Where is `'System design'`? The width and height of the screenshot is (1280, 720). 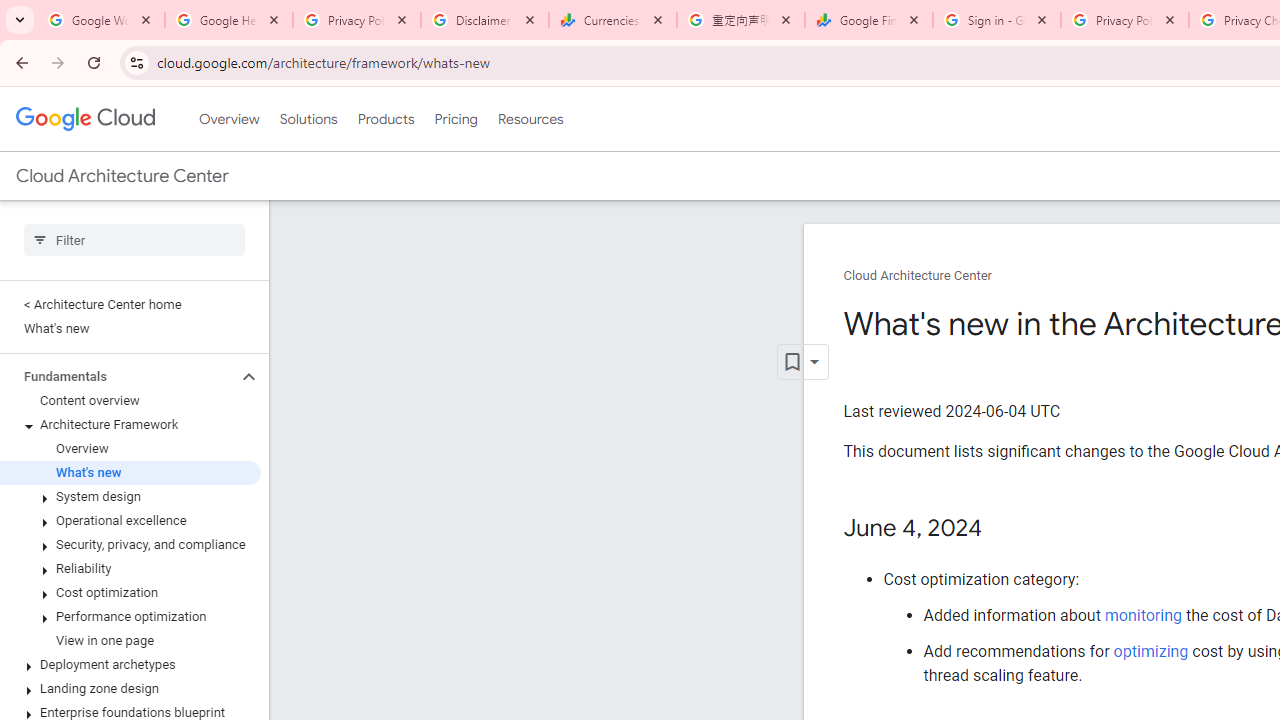 'System design' is located at coordinates (129, 496).